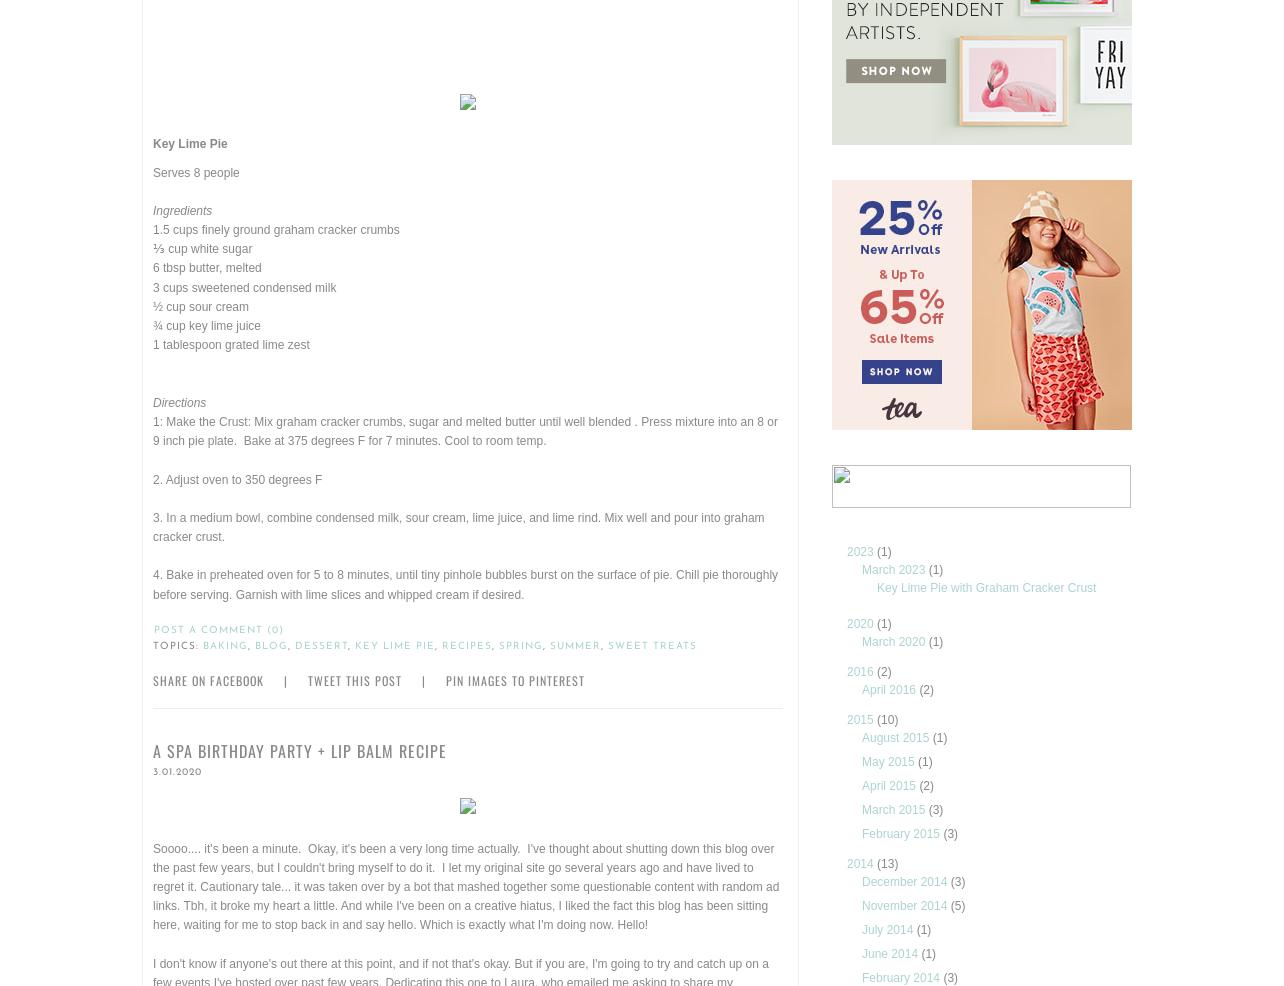 The height and width of the screenshot is (986, 1284). I want to click on 'Baking', so click(224, 645).